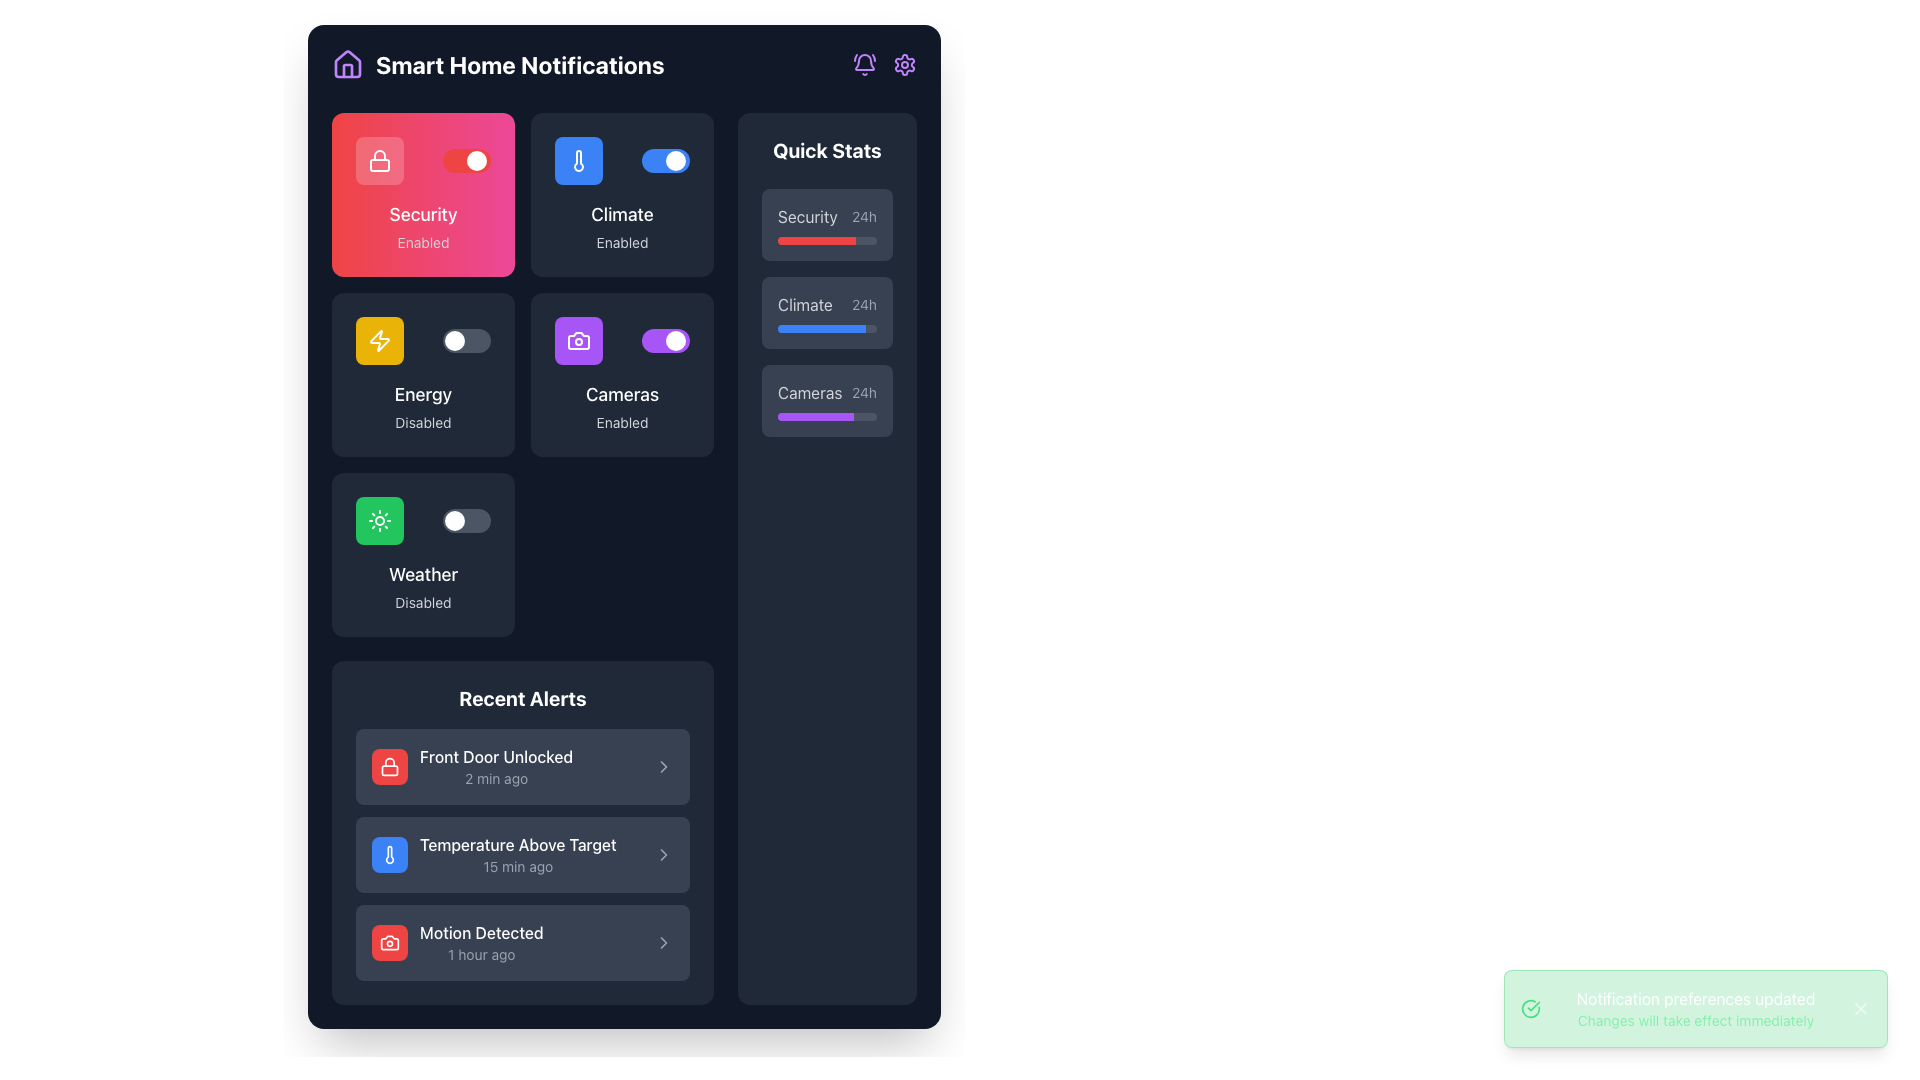  Describe the element at coordinates (389, 942) in the screenshot. I see `the square-shaped Icon button with a red background and a white camera icon located in the 'Recent Alerts' section` at that location.